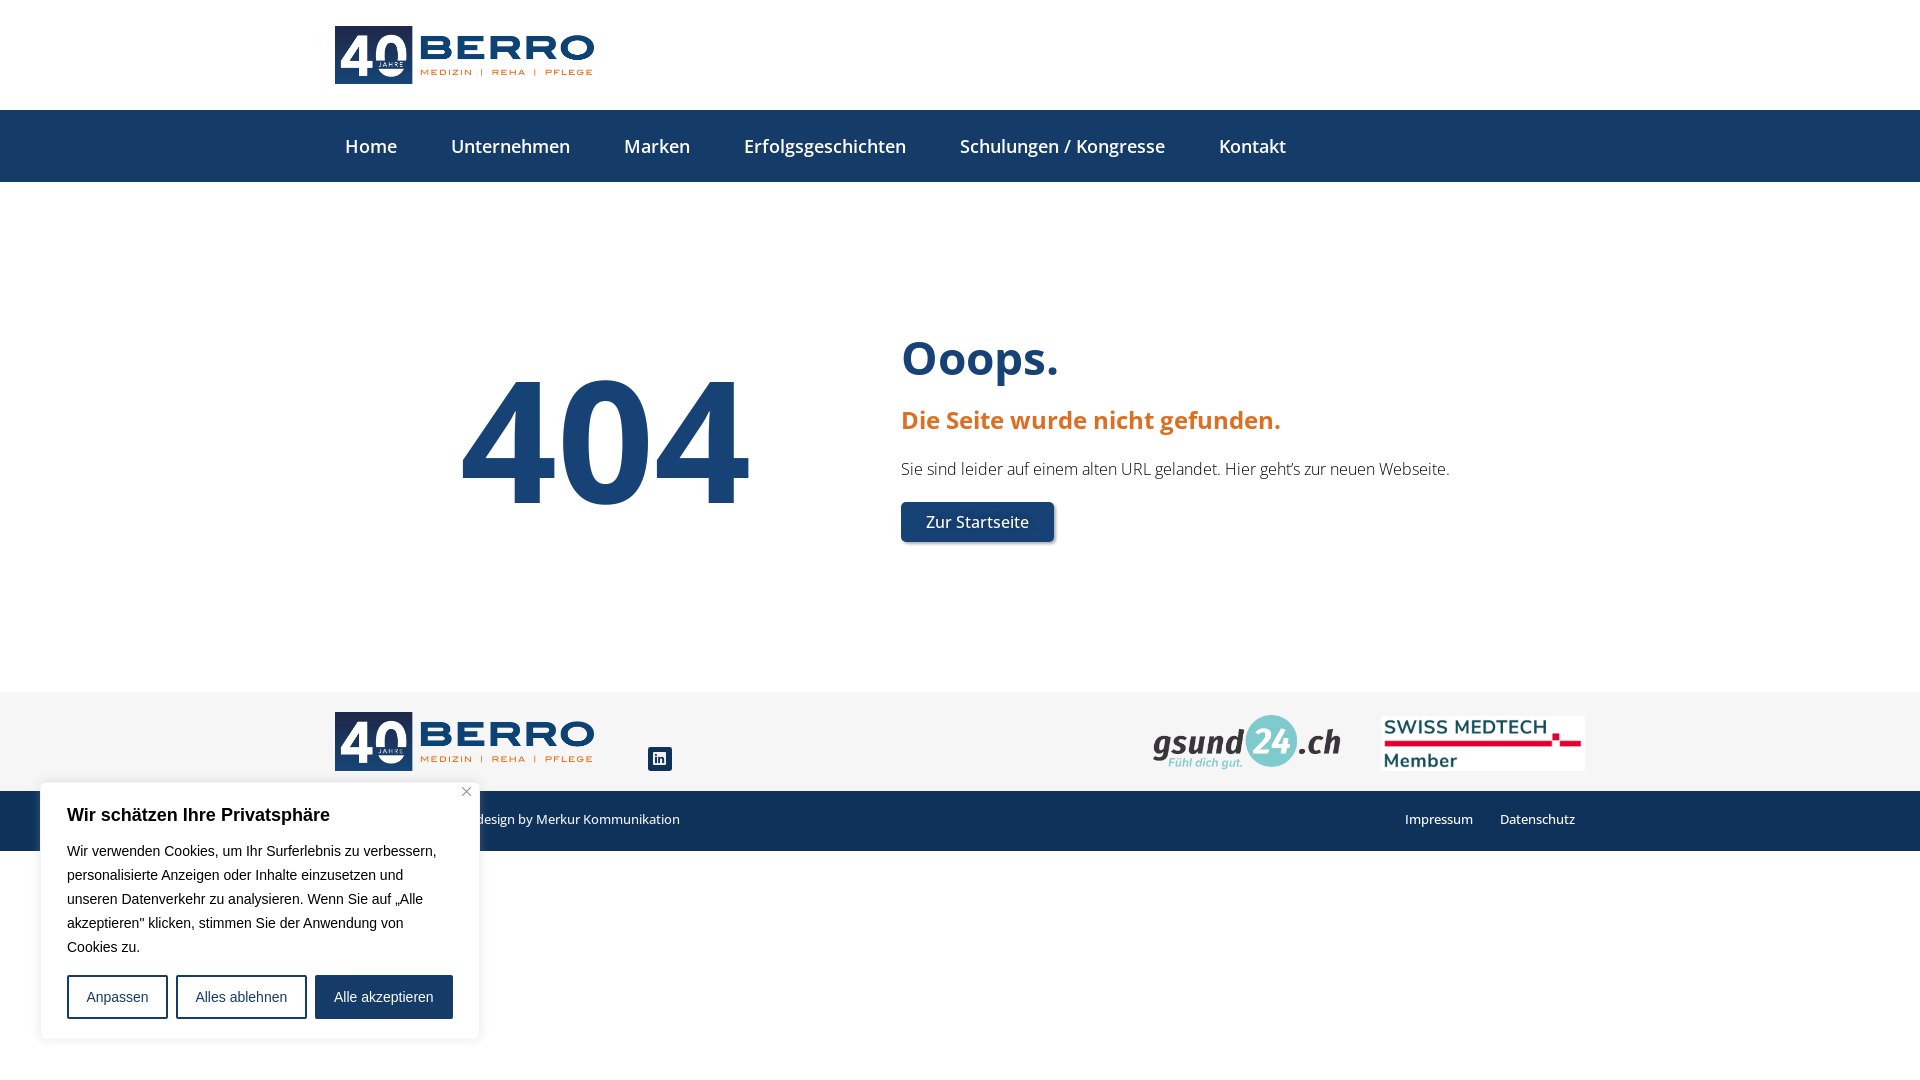 Image resolution: width=1920 pixels, height=1080 pixels. Describe the element at coordinates (384, 996) in the screenshot. I see `'Alle akzeptieren'` at that location.